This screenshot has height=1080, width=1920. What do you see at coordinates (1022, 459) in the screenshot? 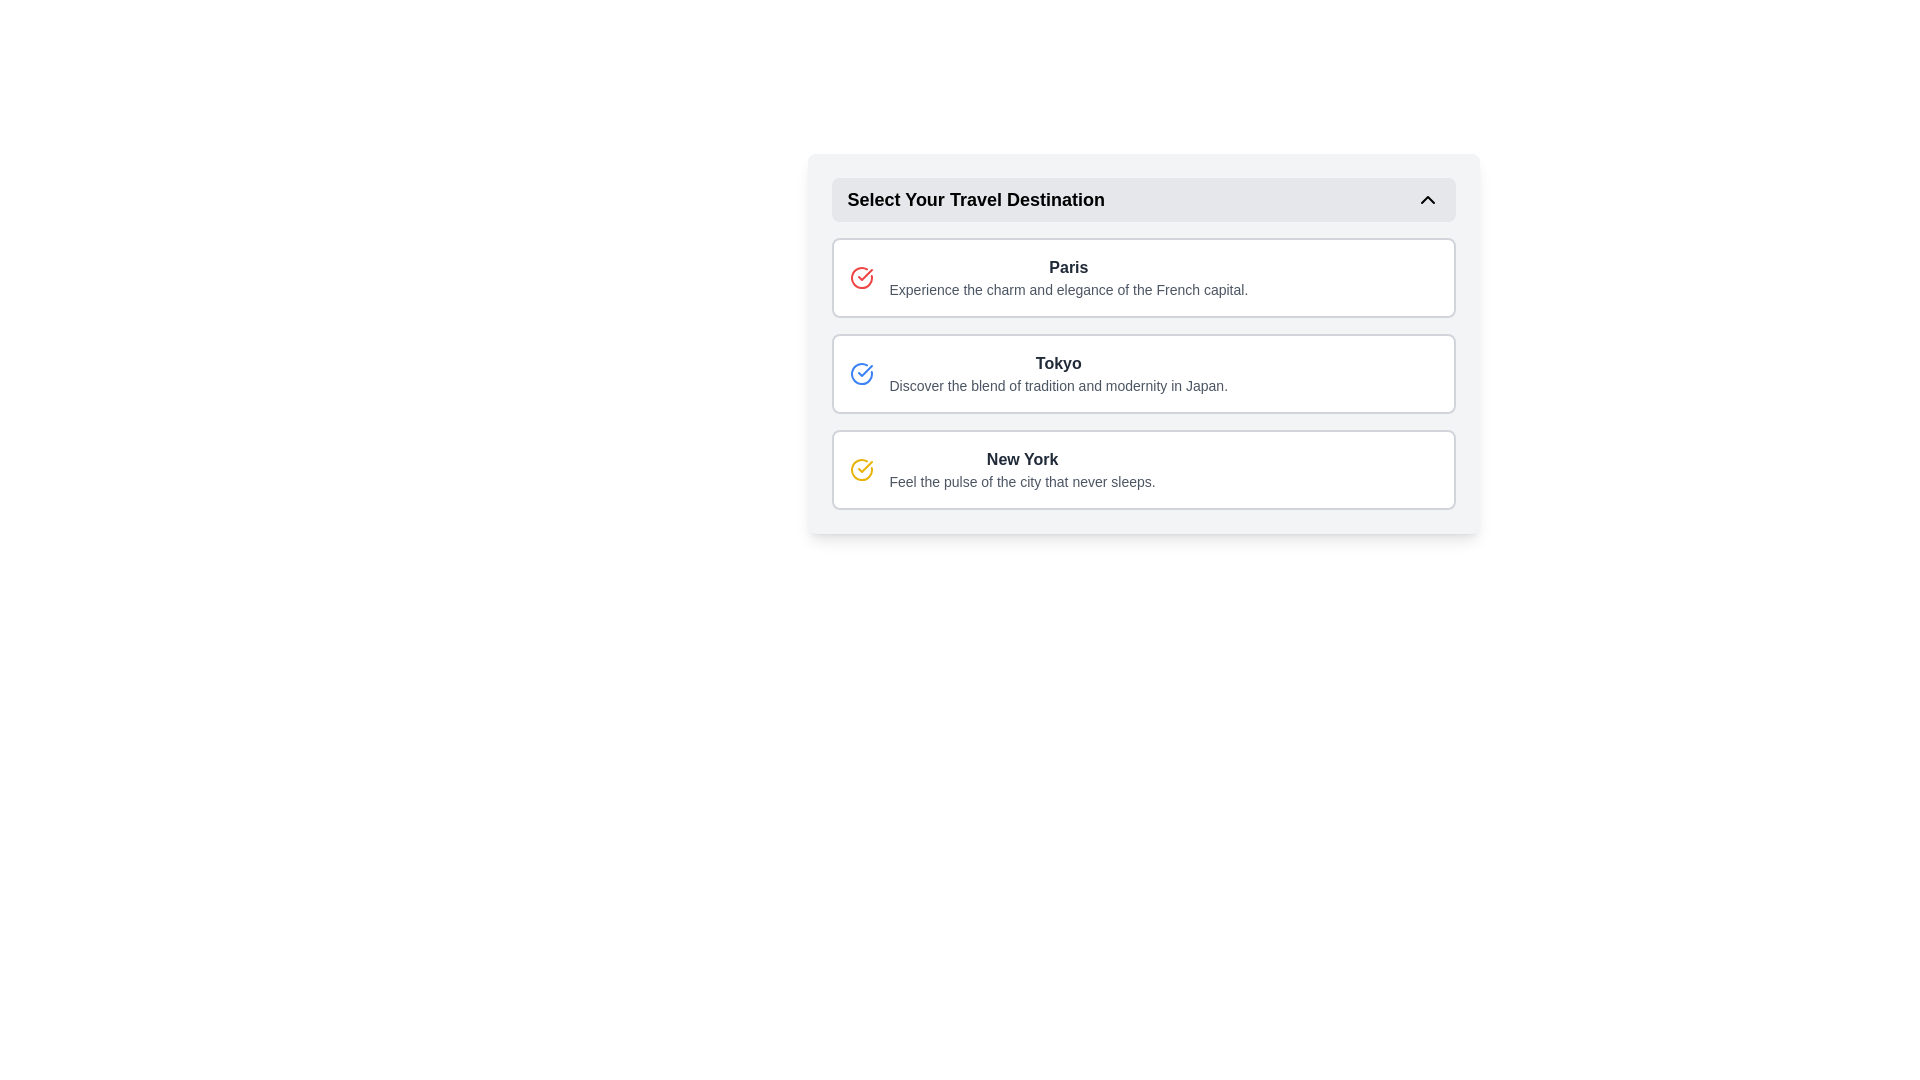
I see `the text 'New York'` at bounding box center [1022, 459].